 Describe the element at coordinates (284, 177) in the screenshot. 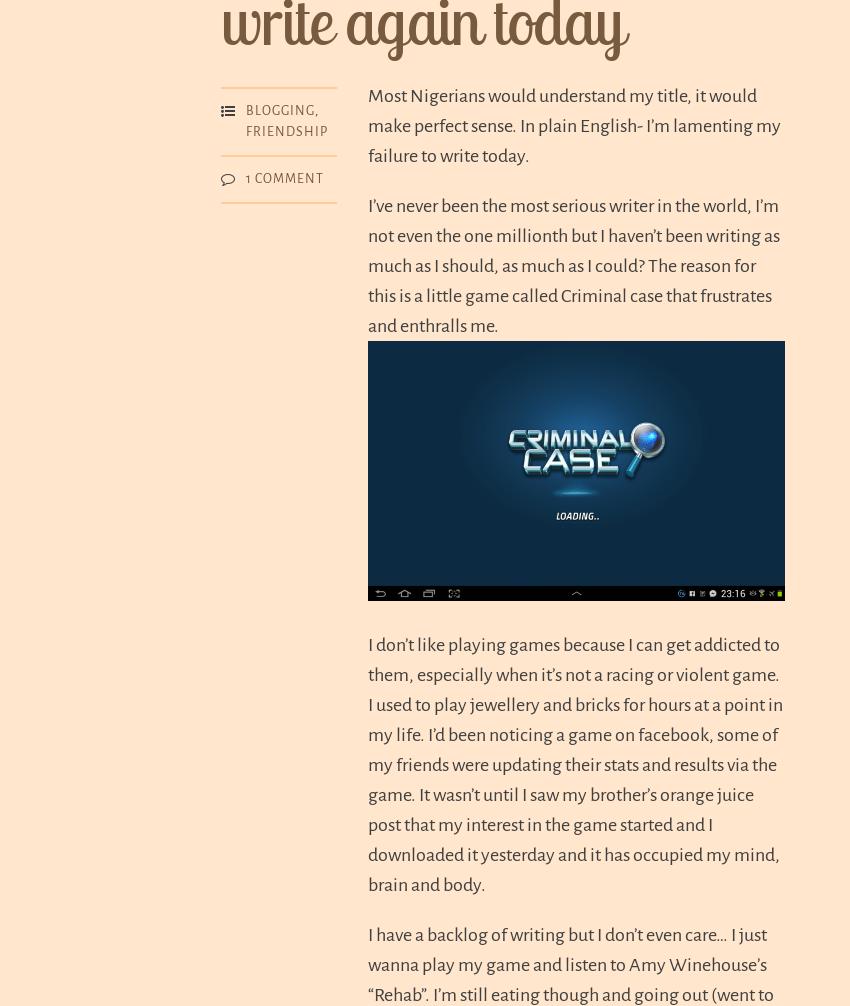

I see `'1 Comment'` at that location.